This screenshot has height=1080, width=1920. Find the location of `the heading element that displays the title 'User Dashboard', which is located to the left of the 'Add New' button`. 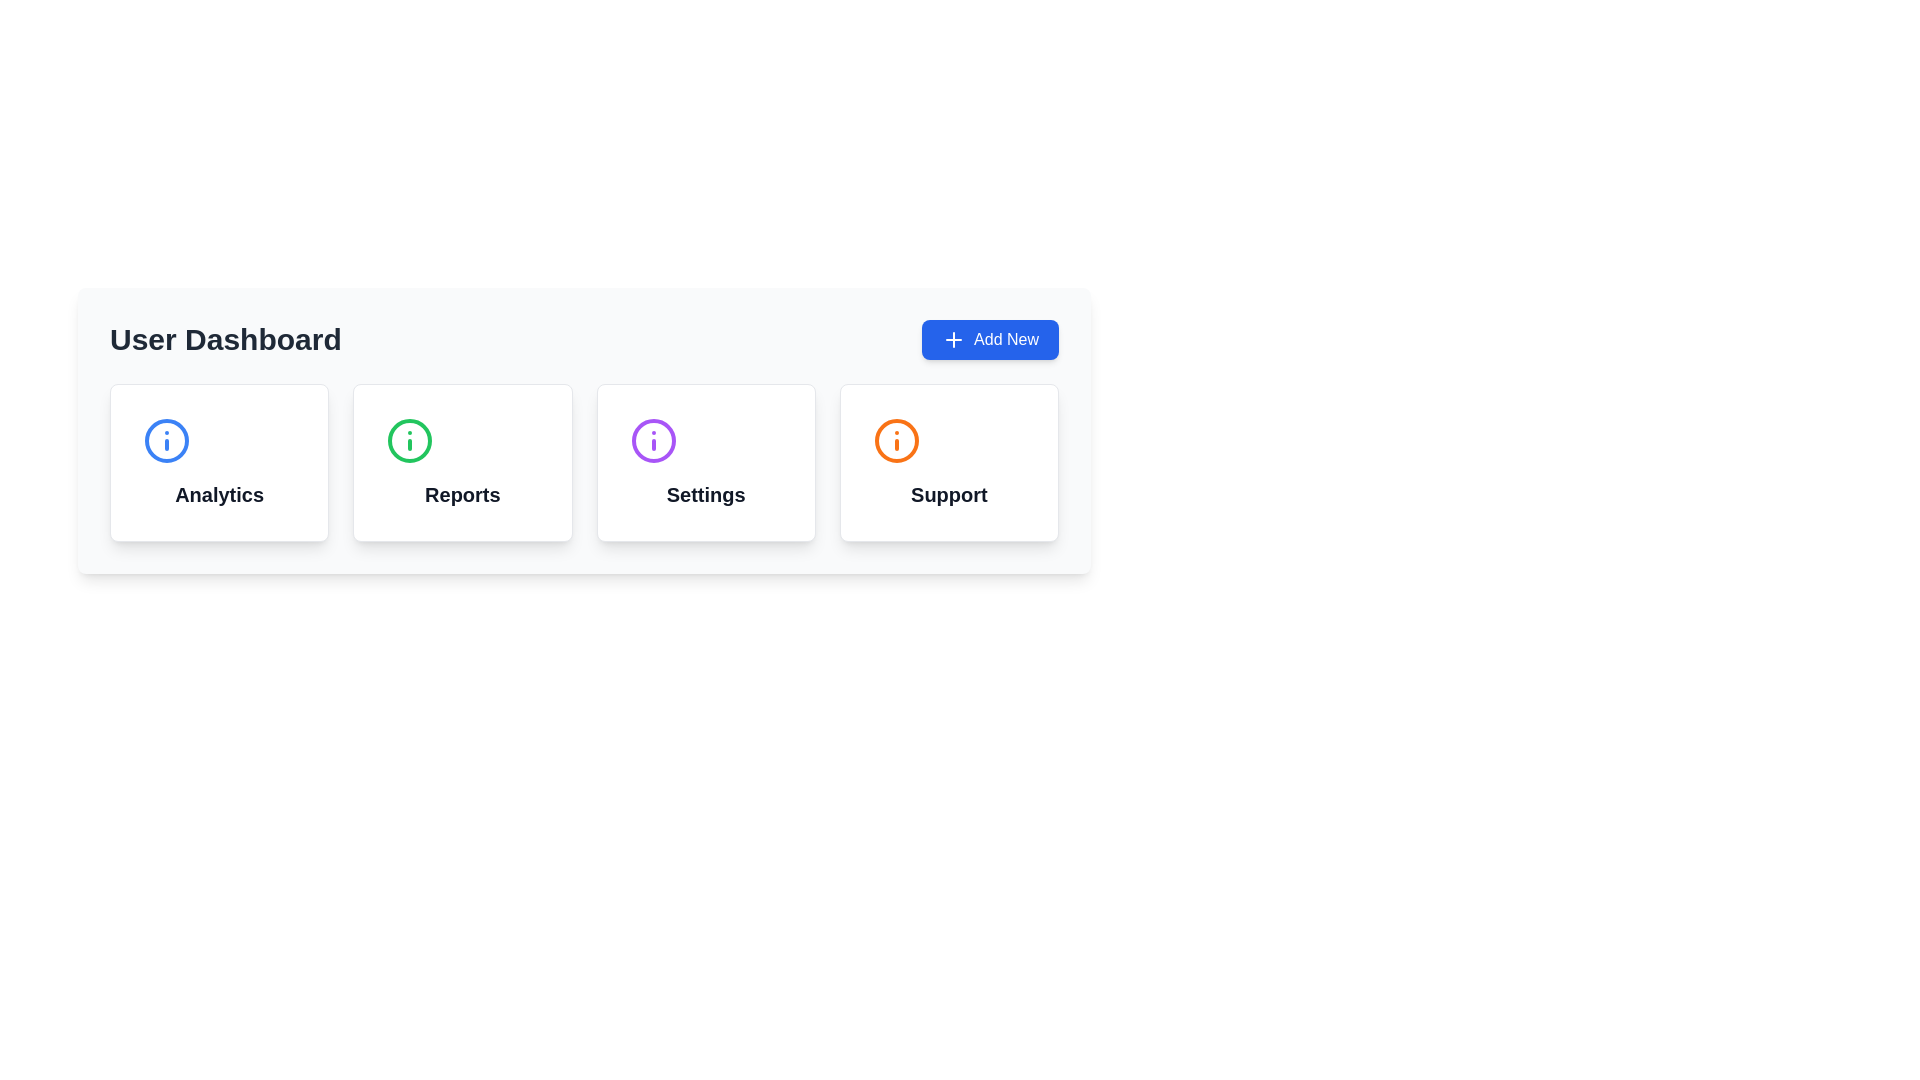

the heading element that displays the title 'User Dashboard', which is located to the left of the 'Add New' button is located at coordinates (225, 338).